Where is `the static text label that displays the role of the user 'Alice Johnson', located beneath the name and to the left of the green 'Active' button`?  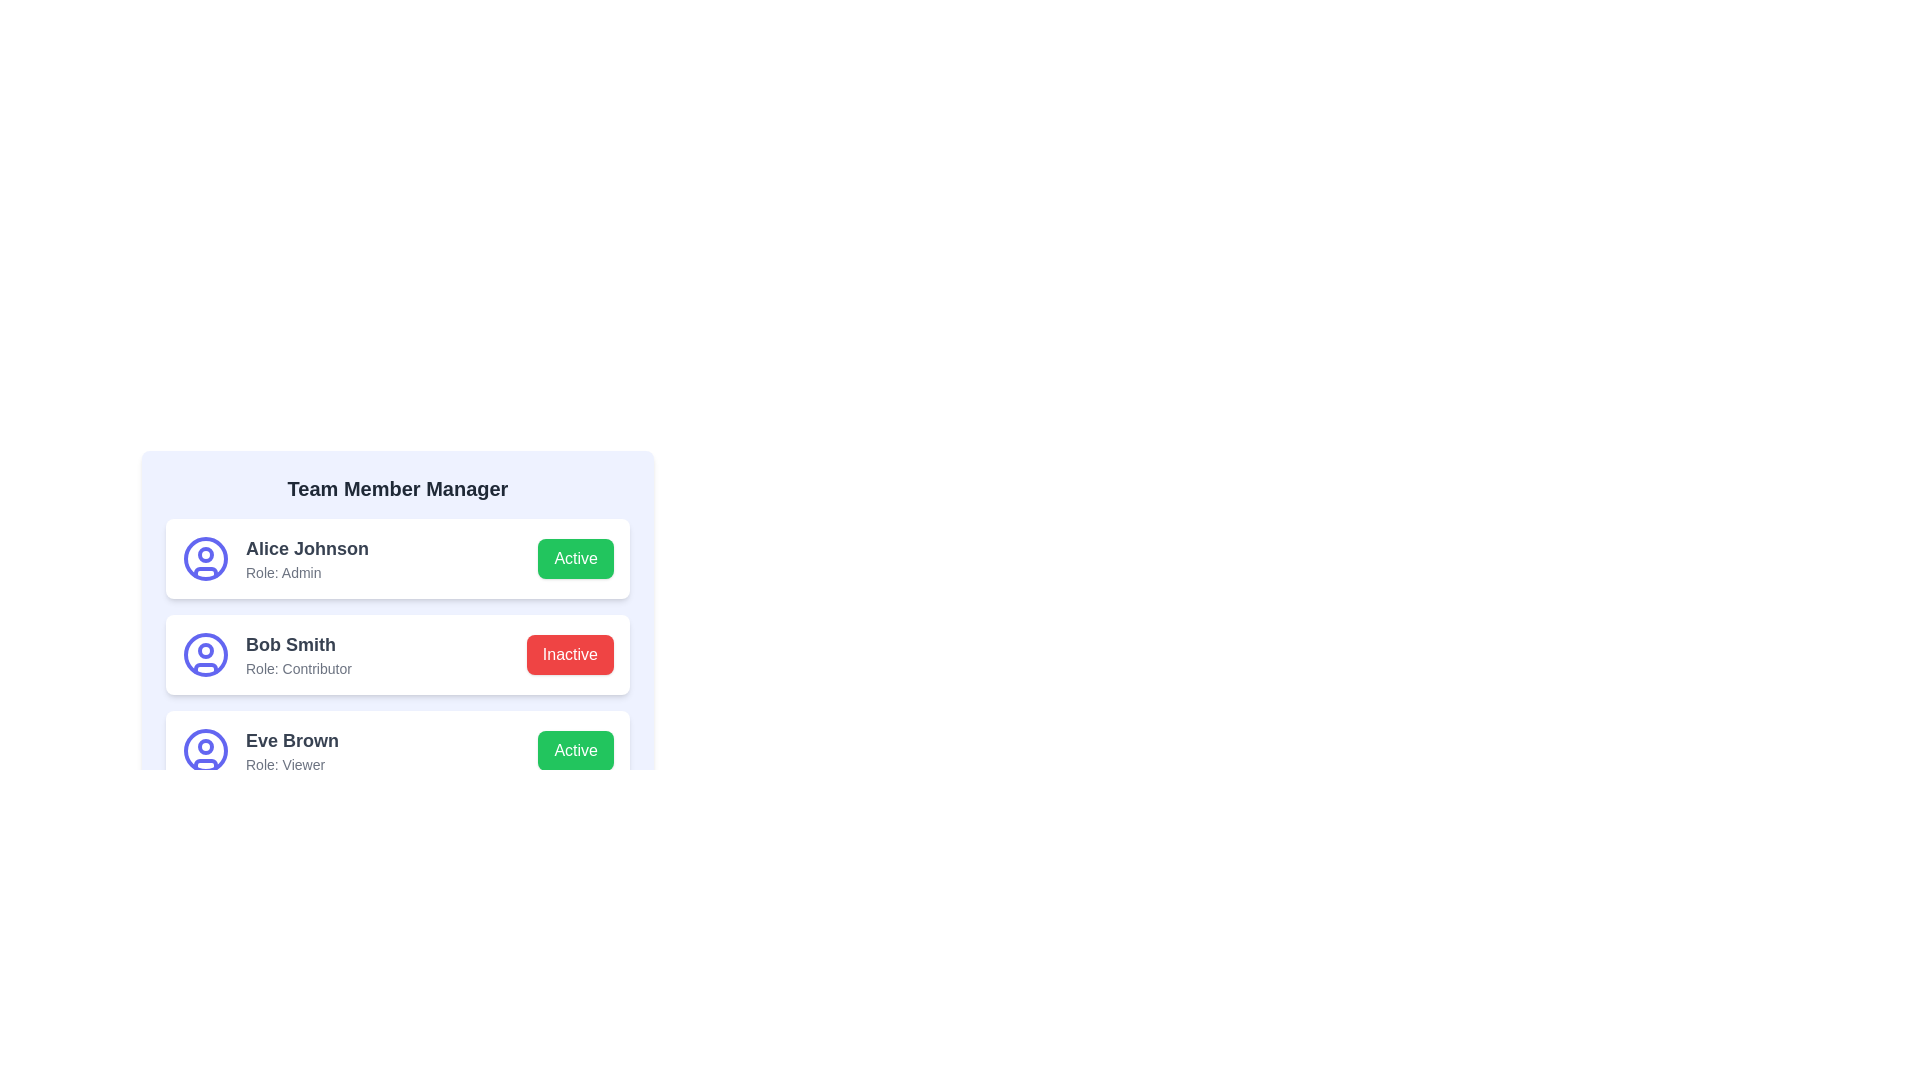
the static text label that displays the role of the user 'Alice Johnson', located beneath the name and to the left of the green 'Active' button is located at coordinates (306, 573).